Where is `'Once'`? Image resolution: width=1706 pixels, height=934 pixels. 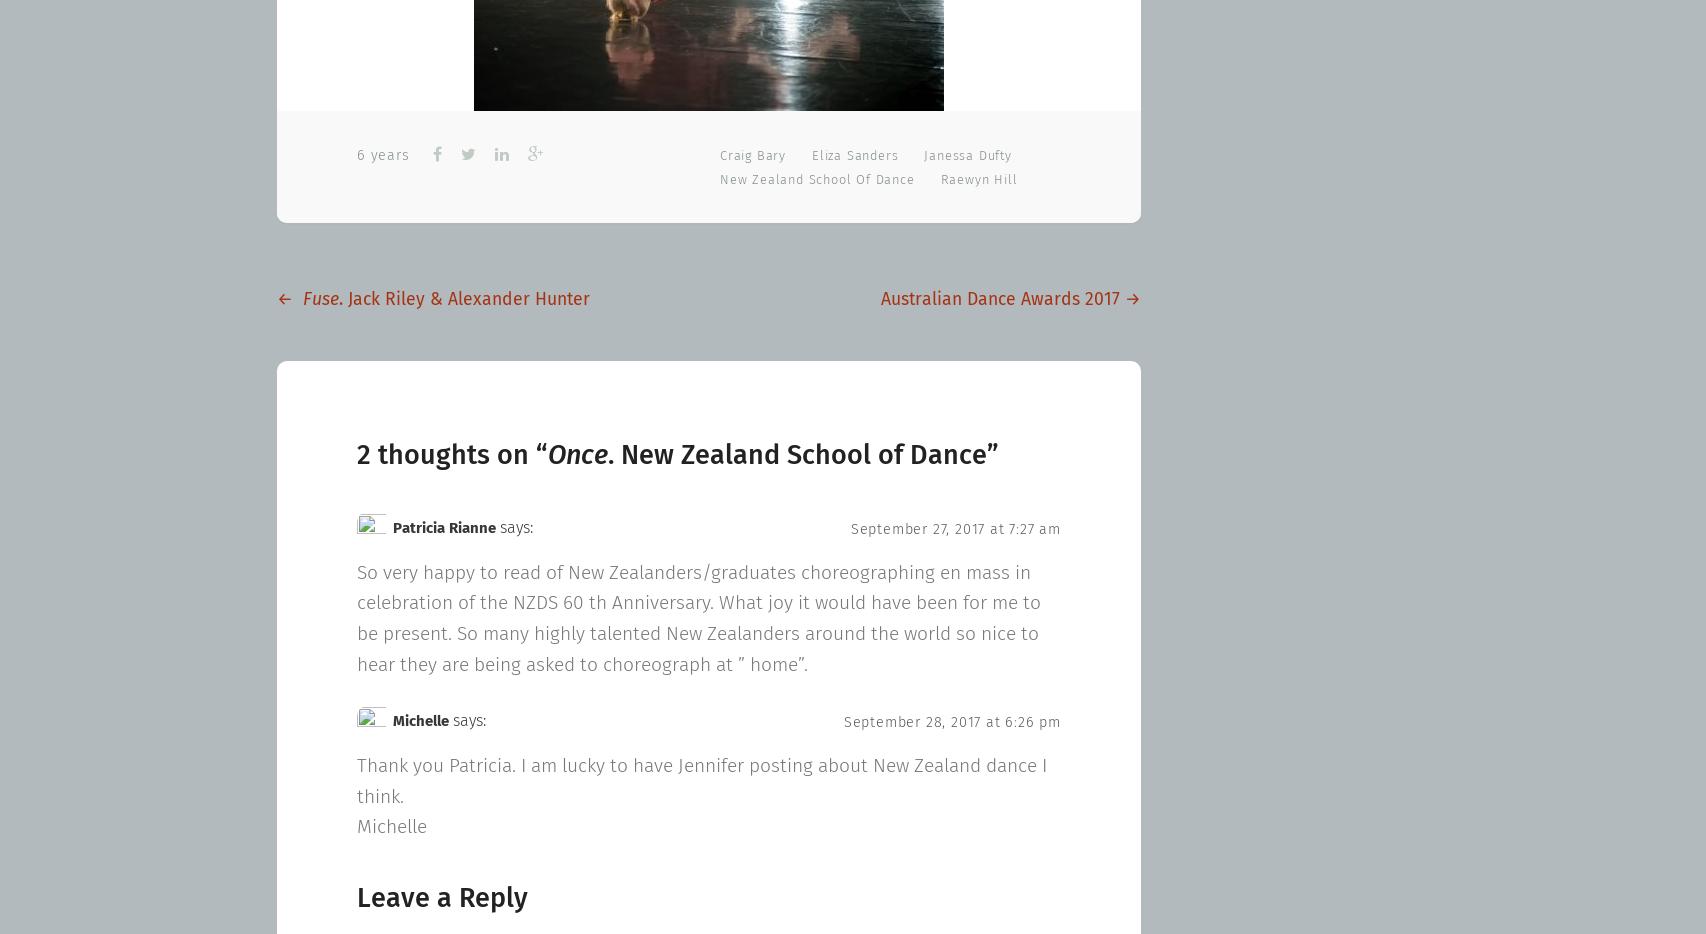 'Once' is located at coordinates (576, 455).